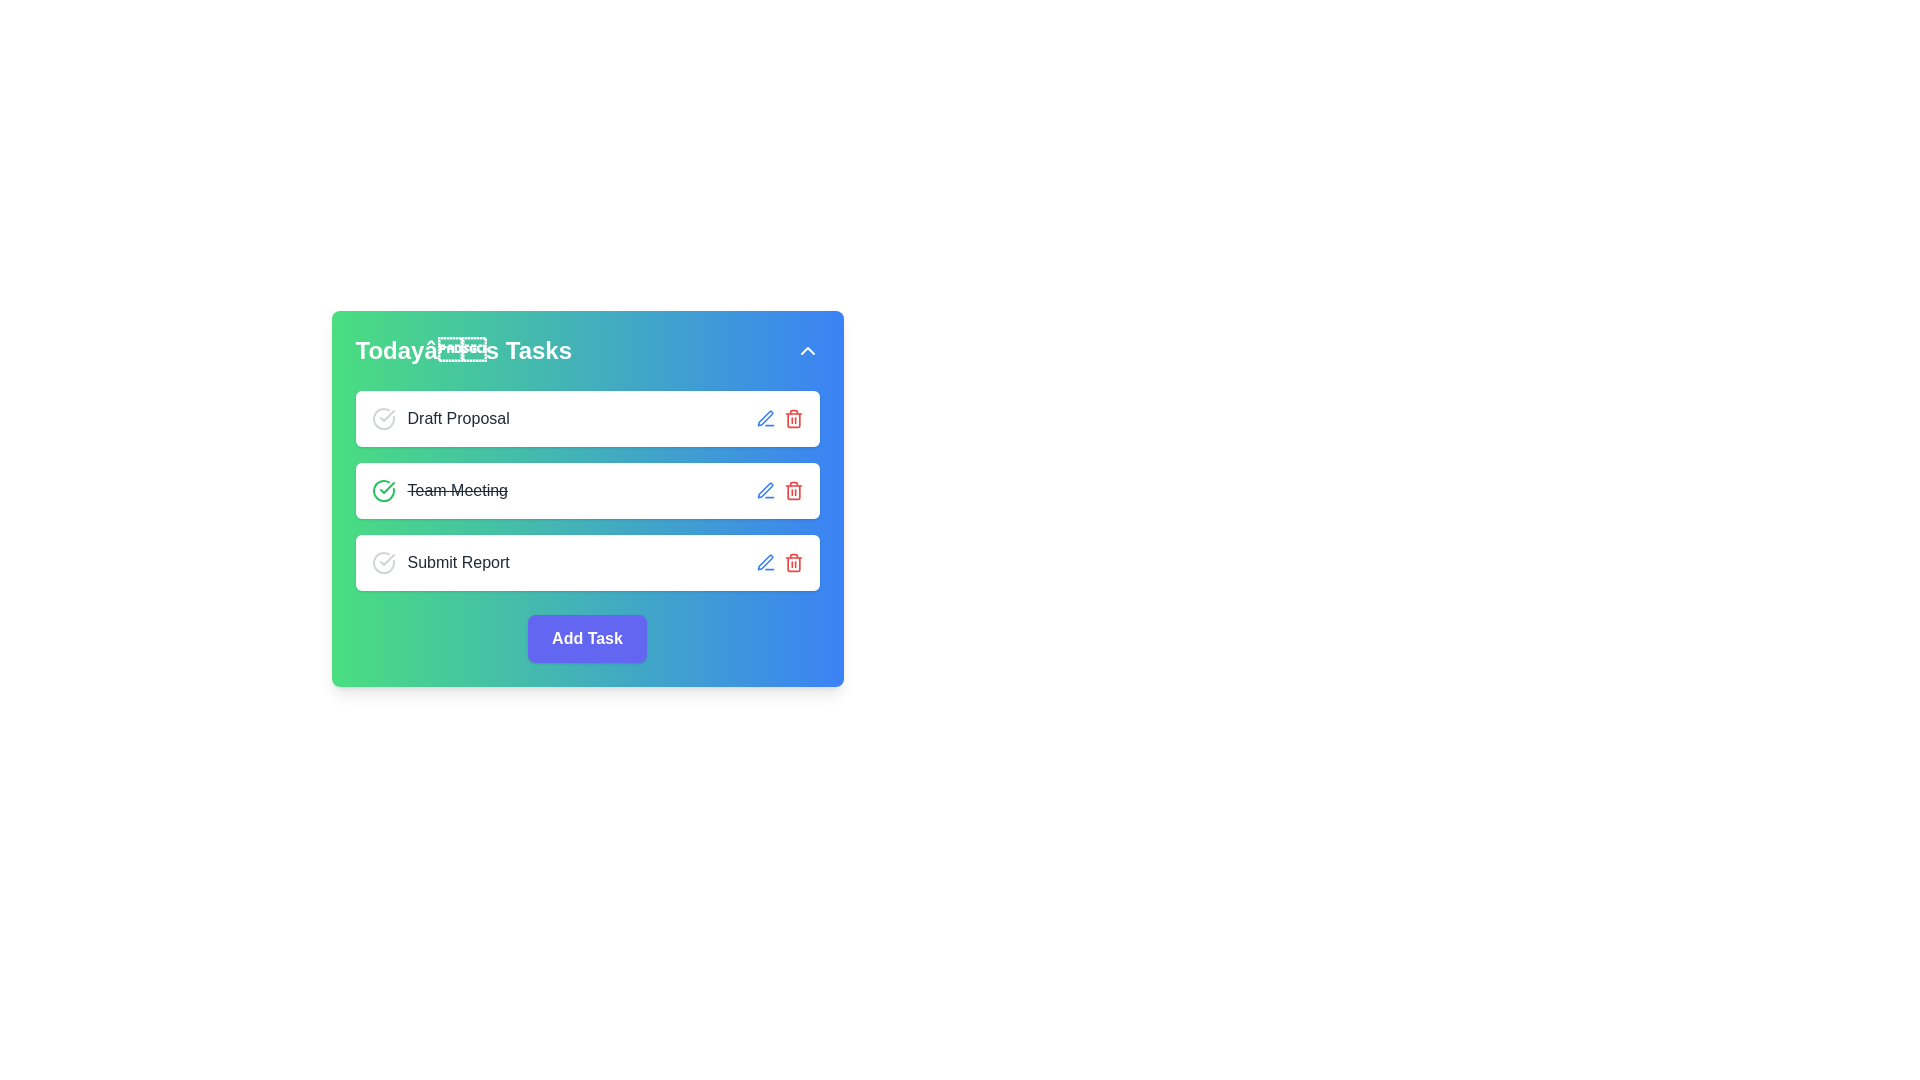 This screenshot has width=1920, height=1080. Describe the element at coordinates (438, 490) in the screenshot. I see `the text label displaying 'Team Meeting' with a strikethrough style, indicating completion, located in the second row of tasks` at that location.